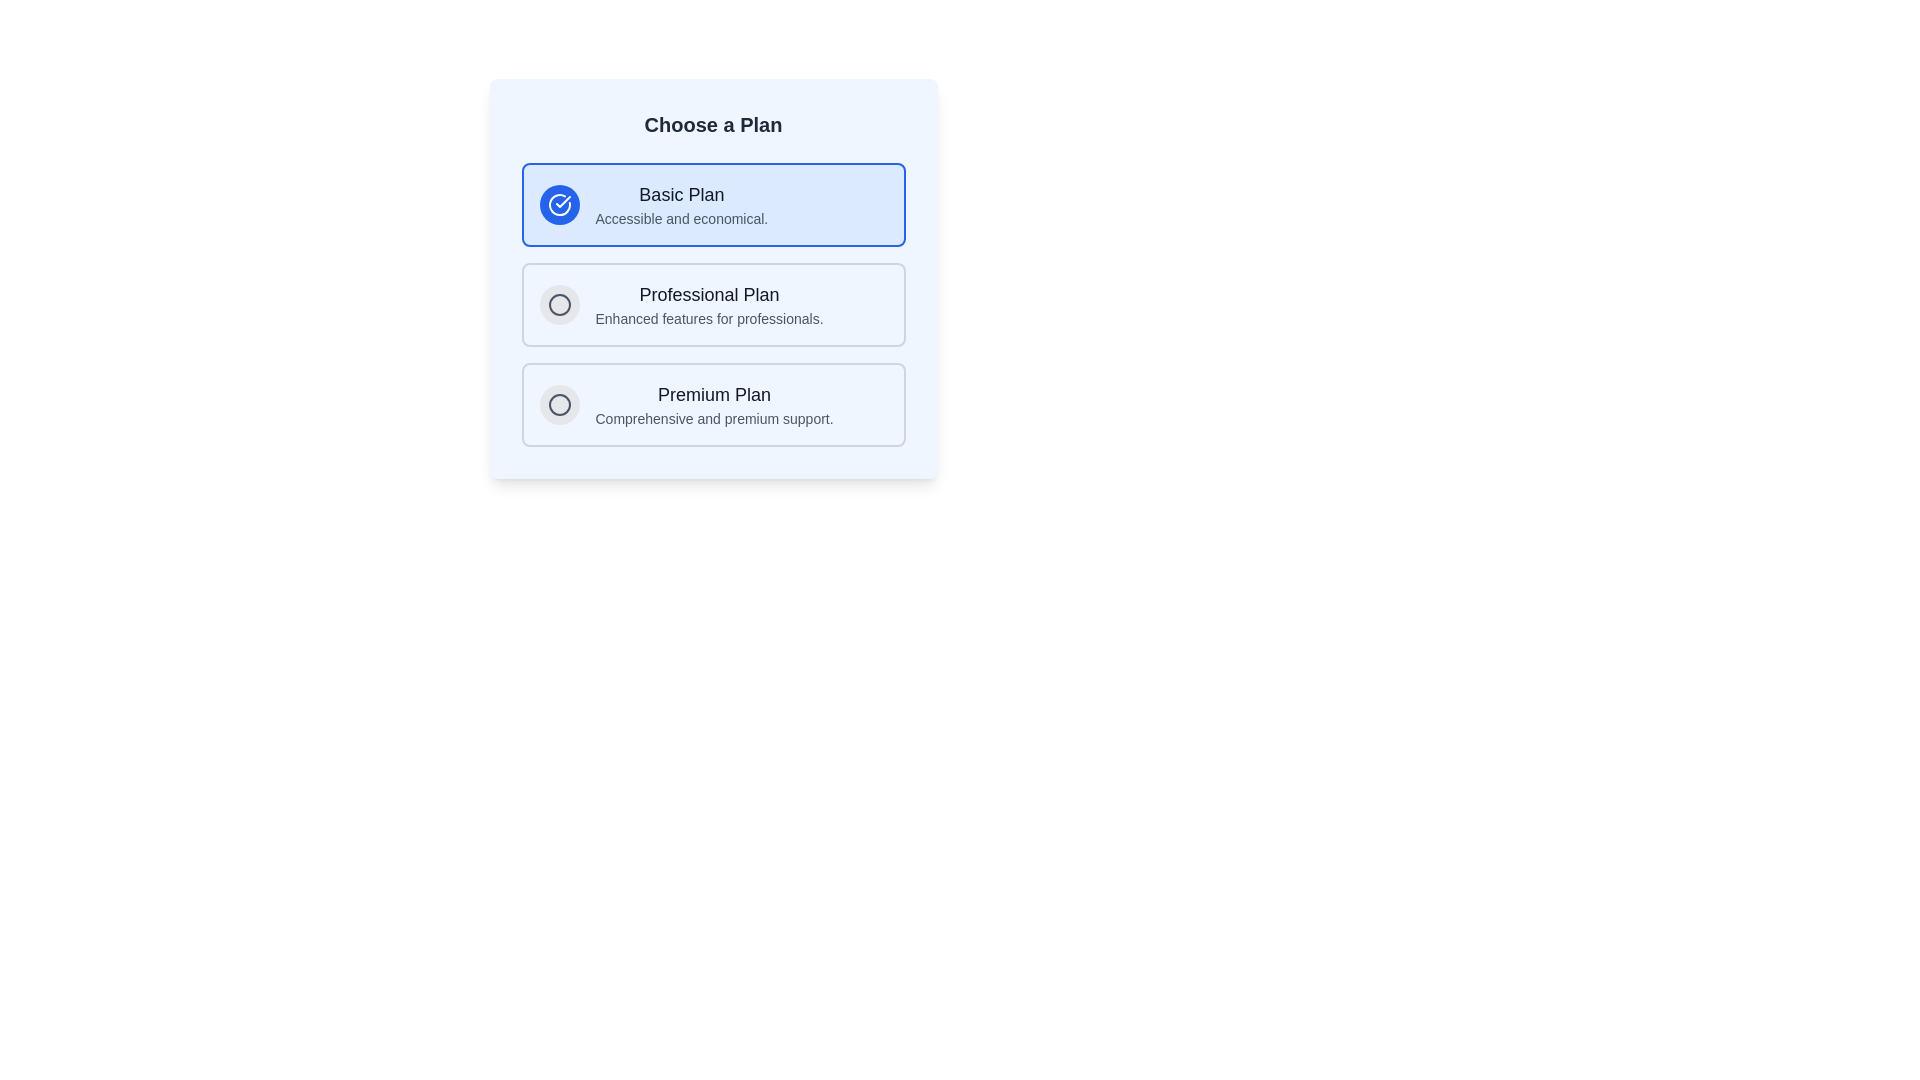 This screenshot has height=1080, width=1920. Describe the element at coordinates (713, 204) in the screenshot. I see `the first selectable button labeled 'Basic Plan' in the 'Choose a Plan' card interface` at that location.